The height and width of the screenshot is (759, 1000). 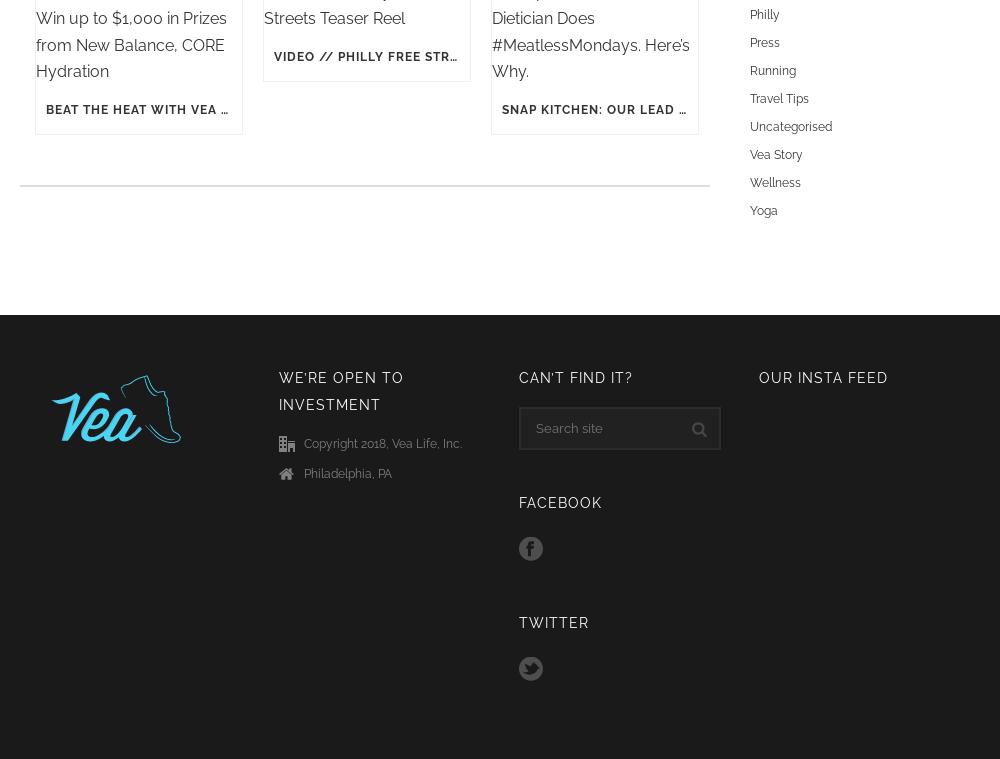 What do you see at coordinates (791, 125) in the screenshot?
I see `'Uncategorised'` at bounding box center [791, 125].